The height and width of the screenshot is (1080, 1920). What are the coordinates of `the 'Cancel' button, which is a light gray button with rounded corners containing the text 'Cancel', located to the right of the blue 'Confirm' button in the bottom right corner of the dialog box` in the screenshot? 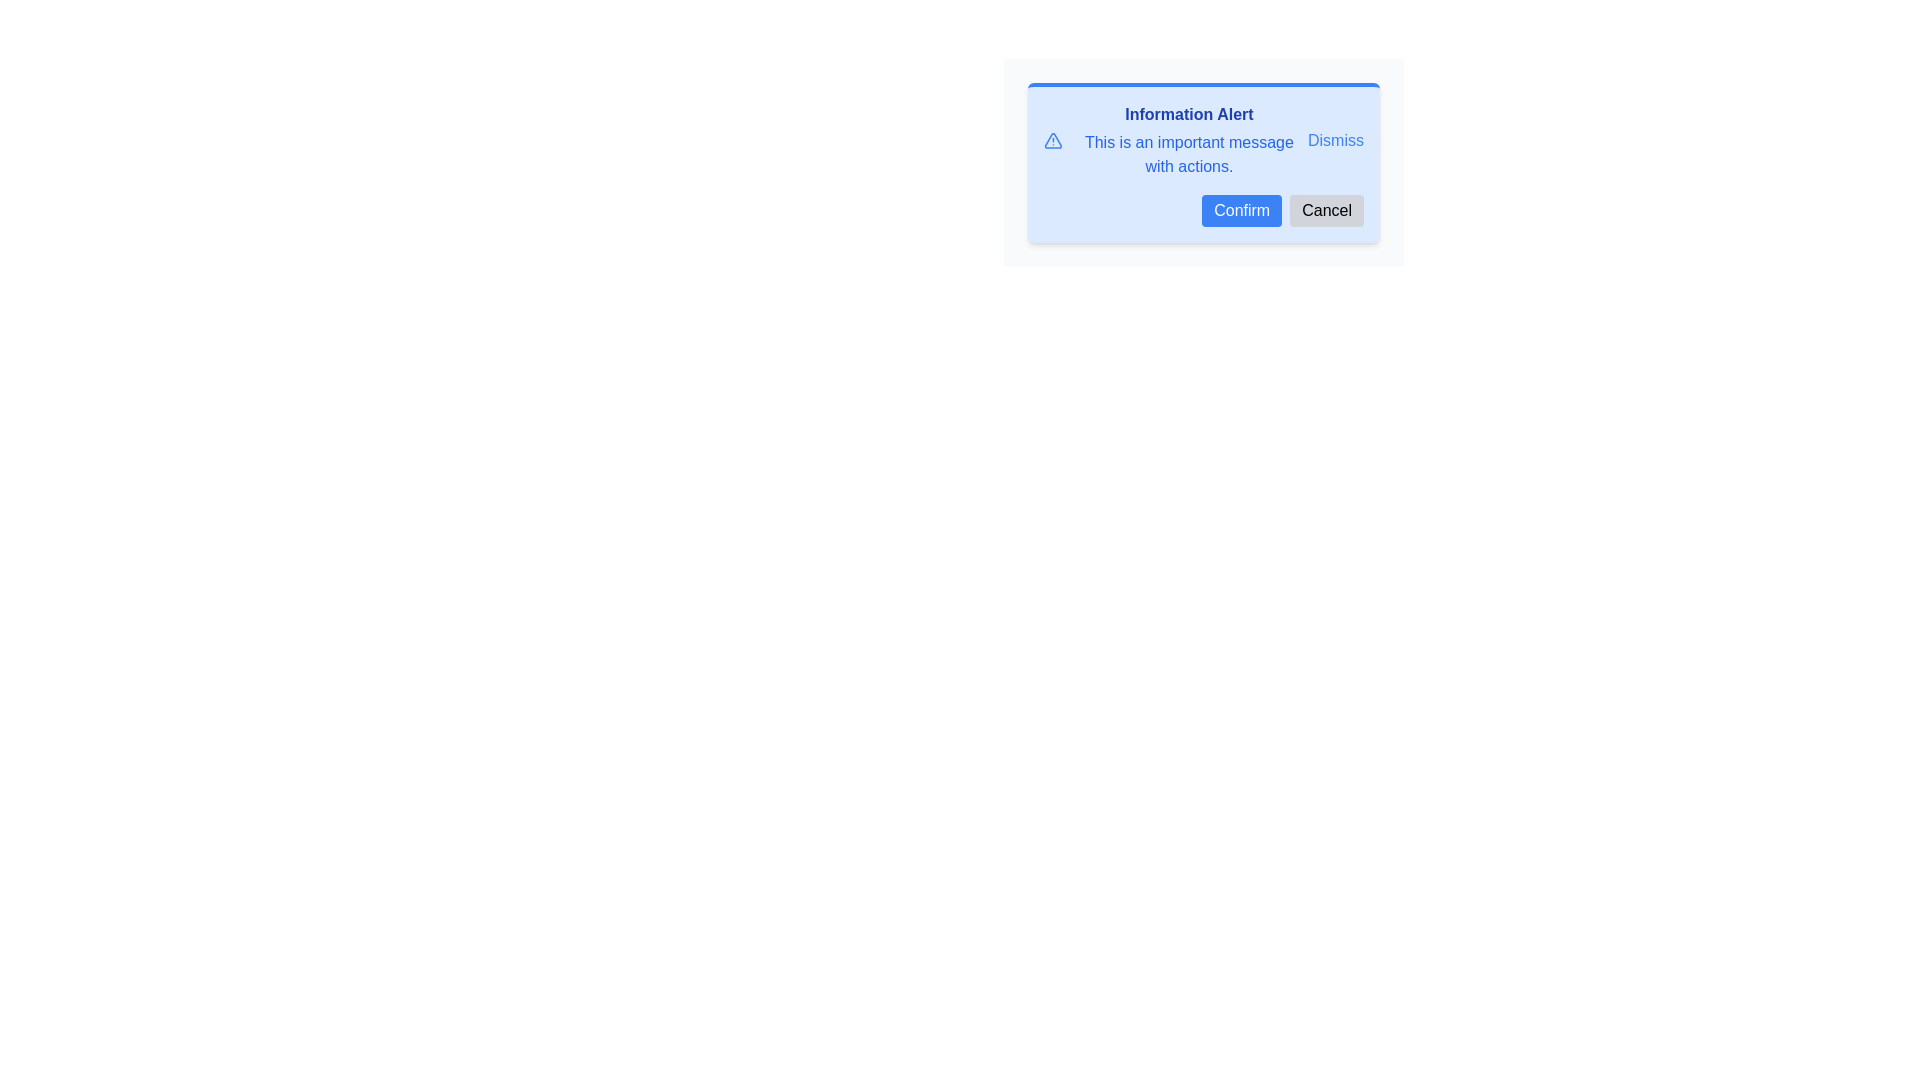 It's located at (1327, 211).